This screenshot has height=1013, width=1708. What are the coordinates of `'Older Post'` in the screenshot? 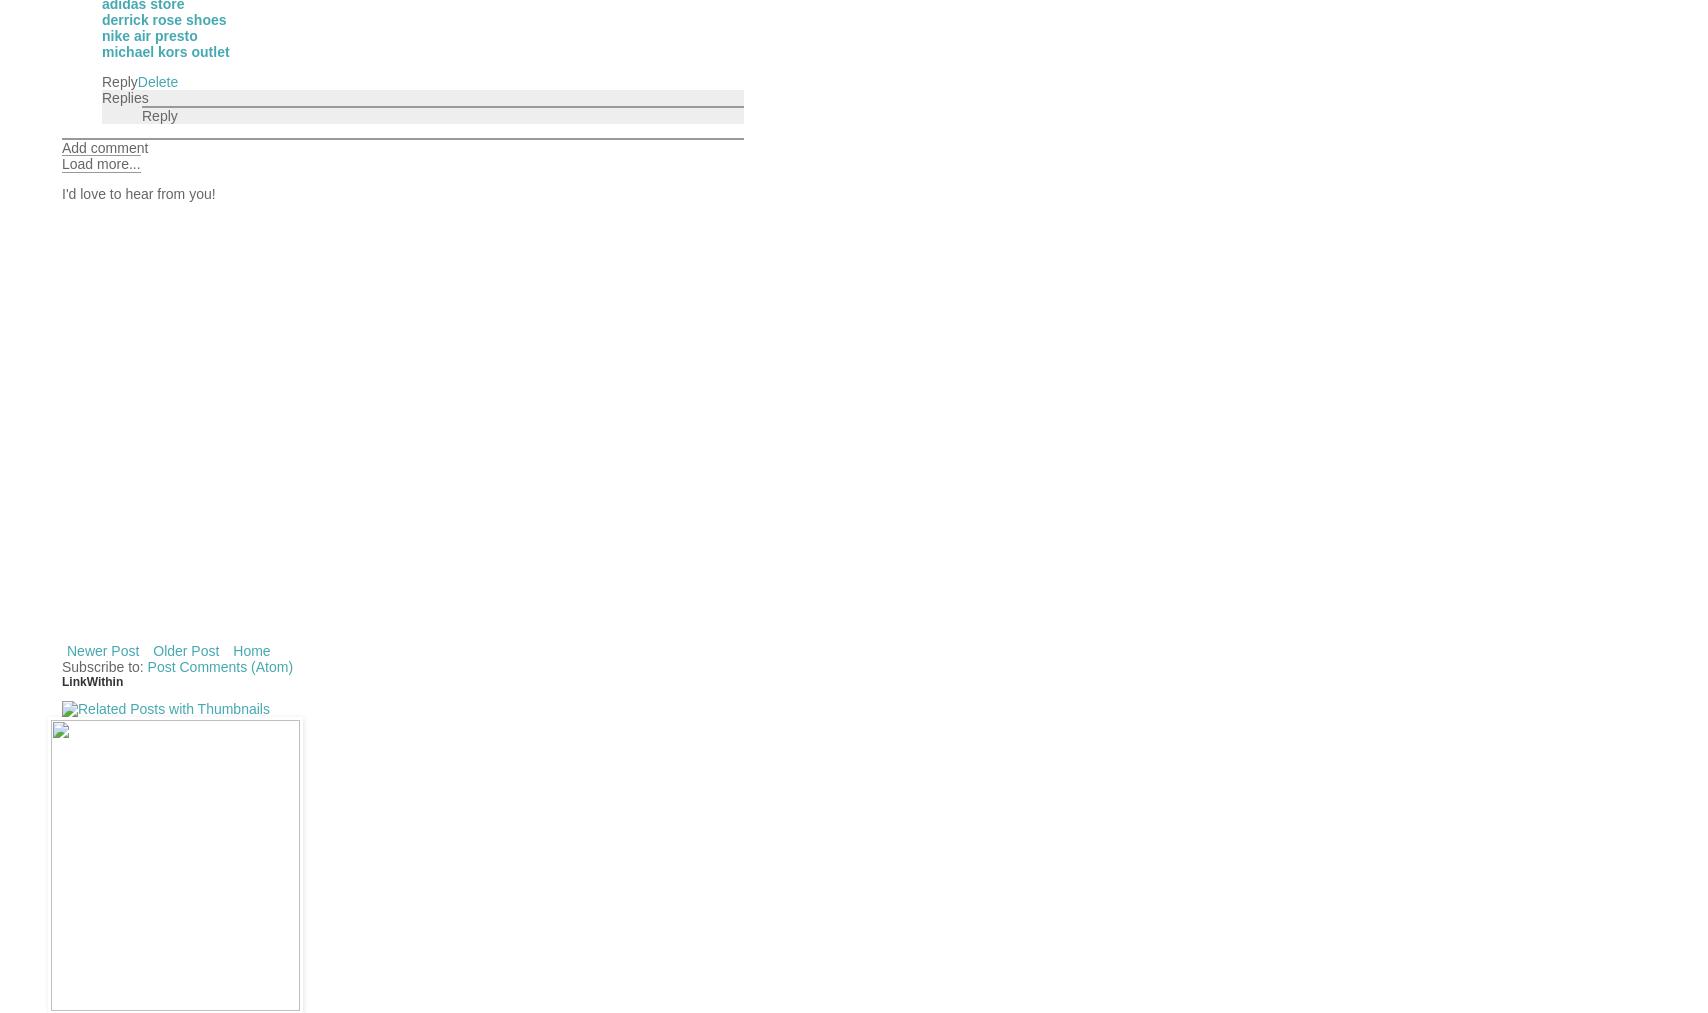 It's located at (186, 649).